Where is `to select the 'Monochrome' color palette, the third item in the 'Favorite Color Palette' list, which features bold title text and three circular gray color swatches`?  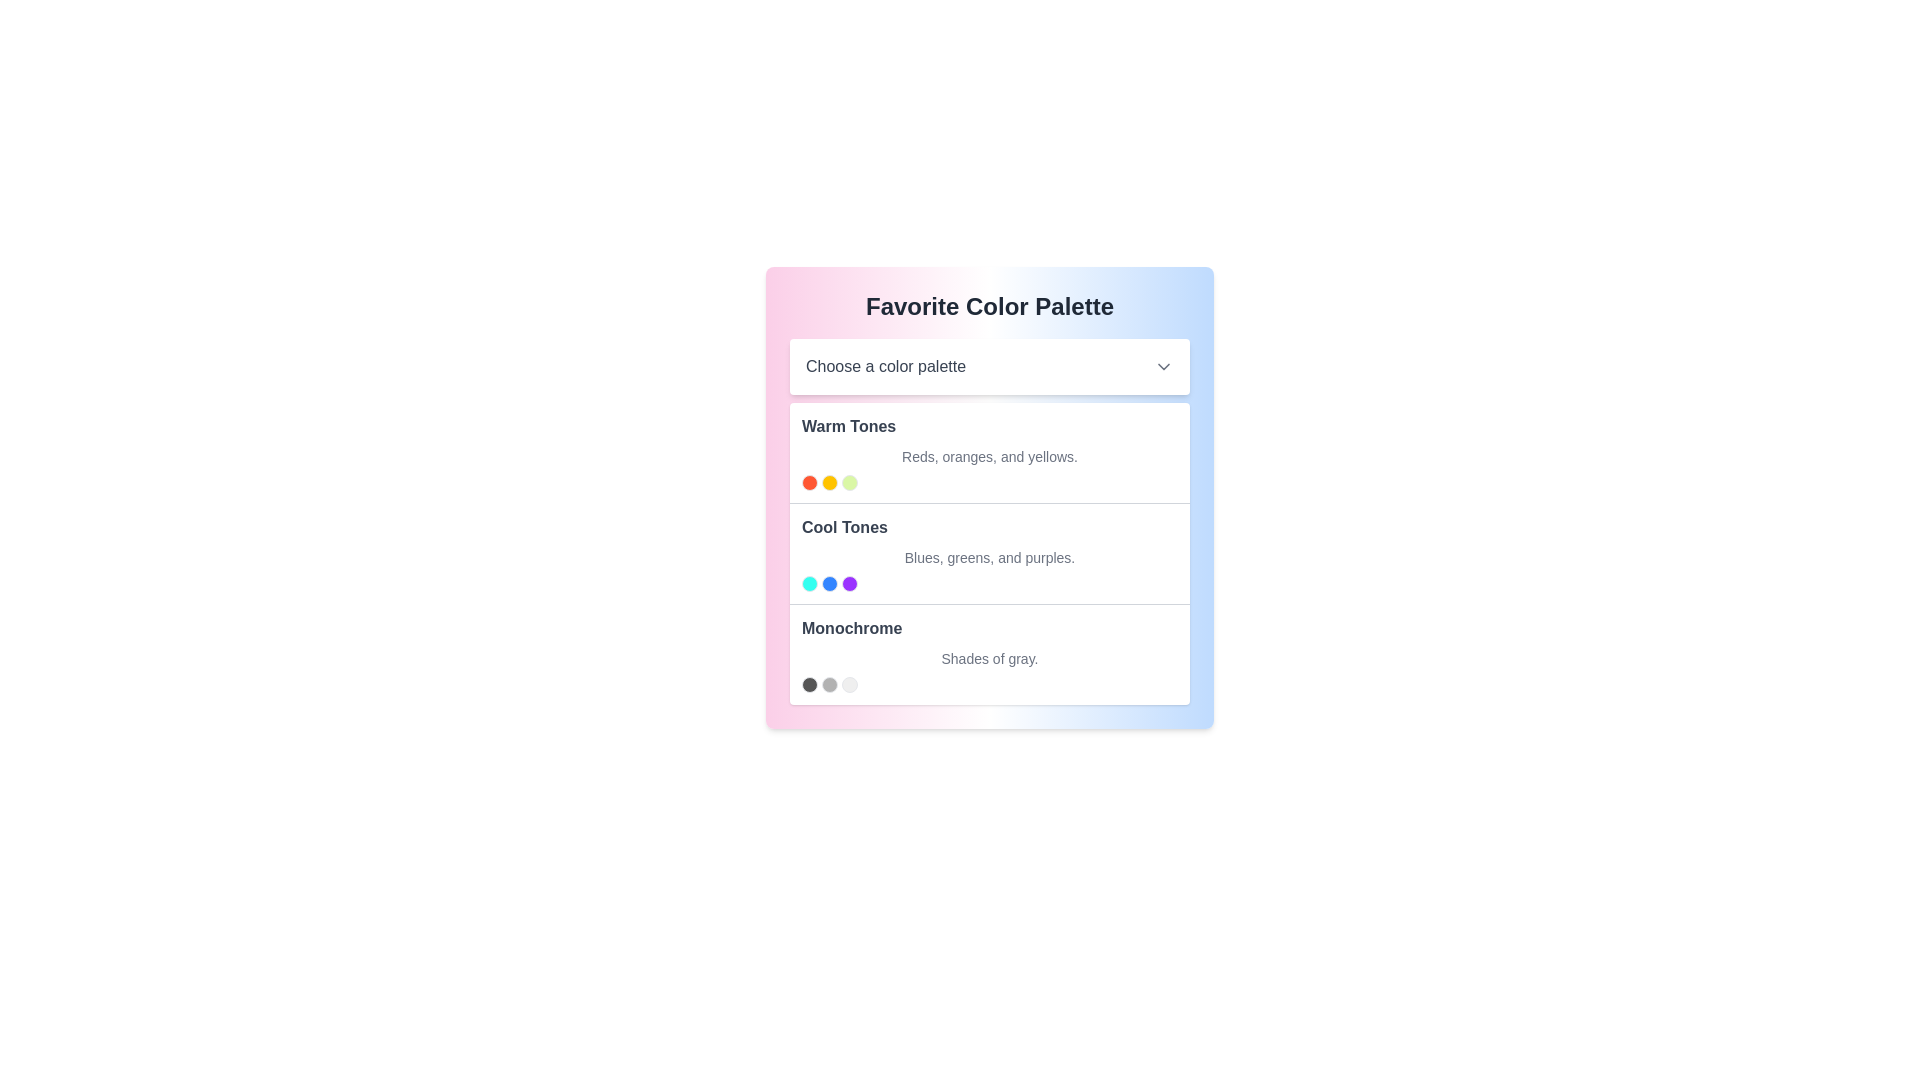 to select the 'Monochrome' color palette, the third item in the 'Favorite Color Palette' list, which features bold title text and three circular gray color swatches is located at coordinates (989, 654).